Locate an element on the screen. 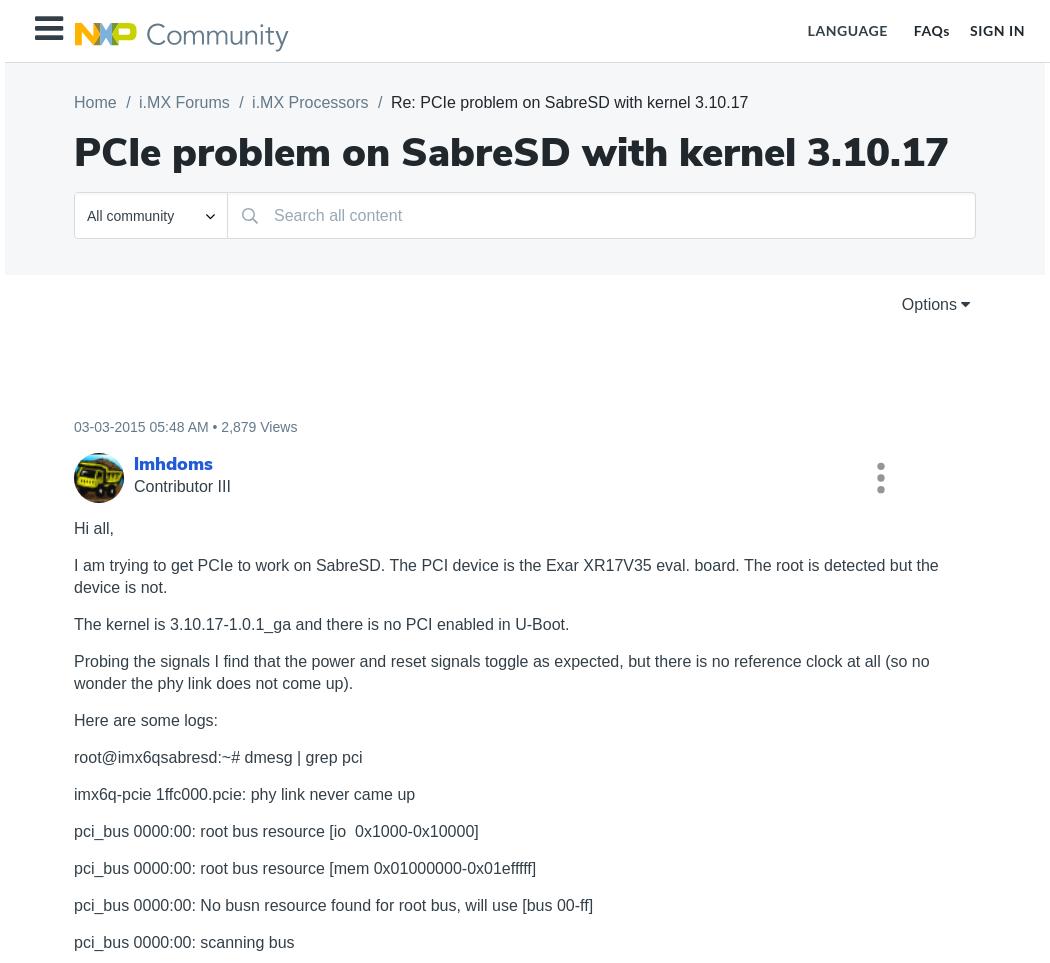 This screenshot has height=963, width=1050. 'PCIe problem on SabreSD with kernel 3.10.17' is located at coordinates (510, 153).